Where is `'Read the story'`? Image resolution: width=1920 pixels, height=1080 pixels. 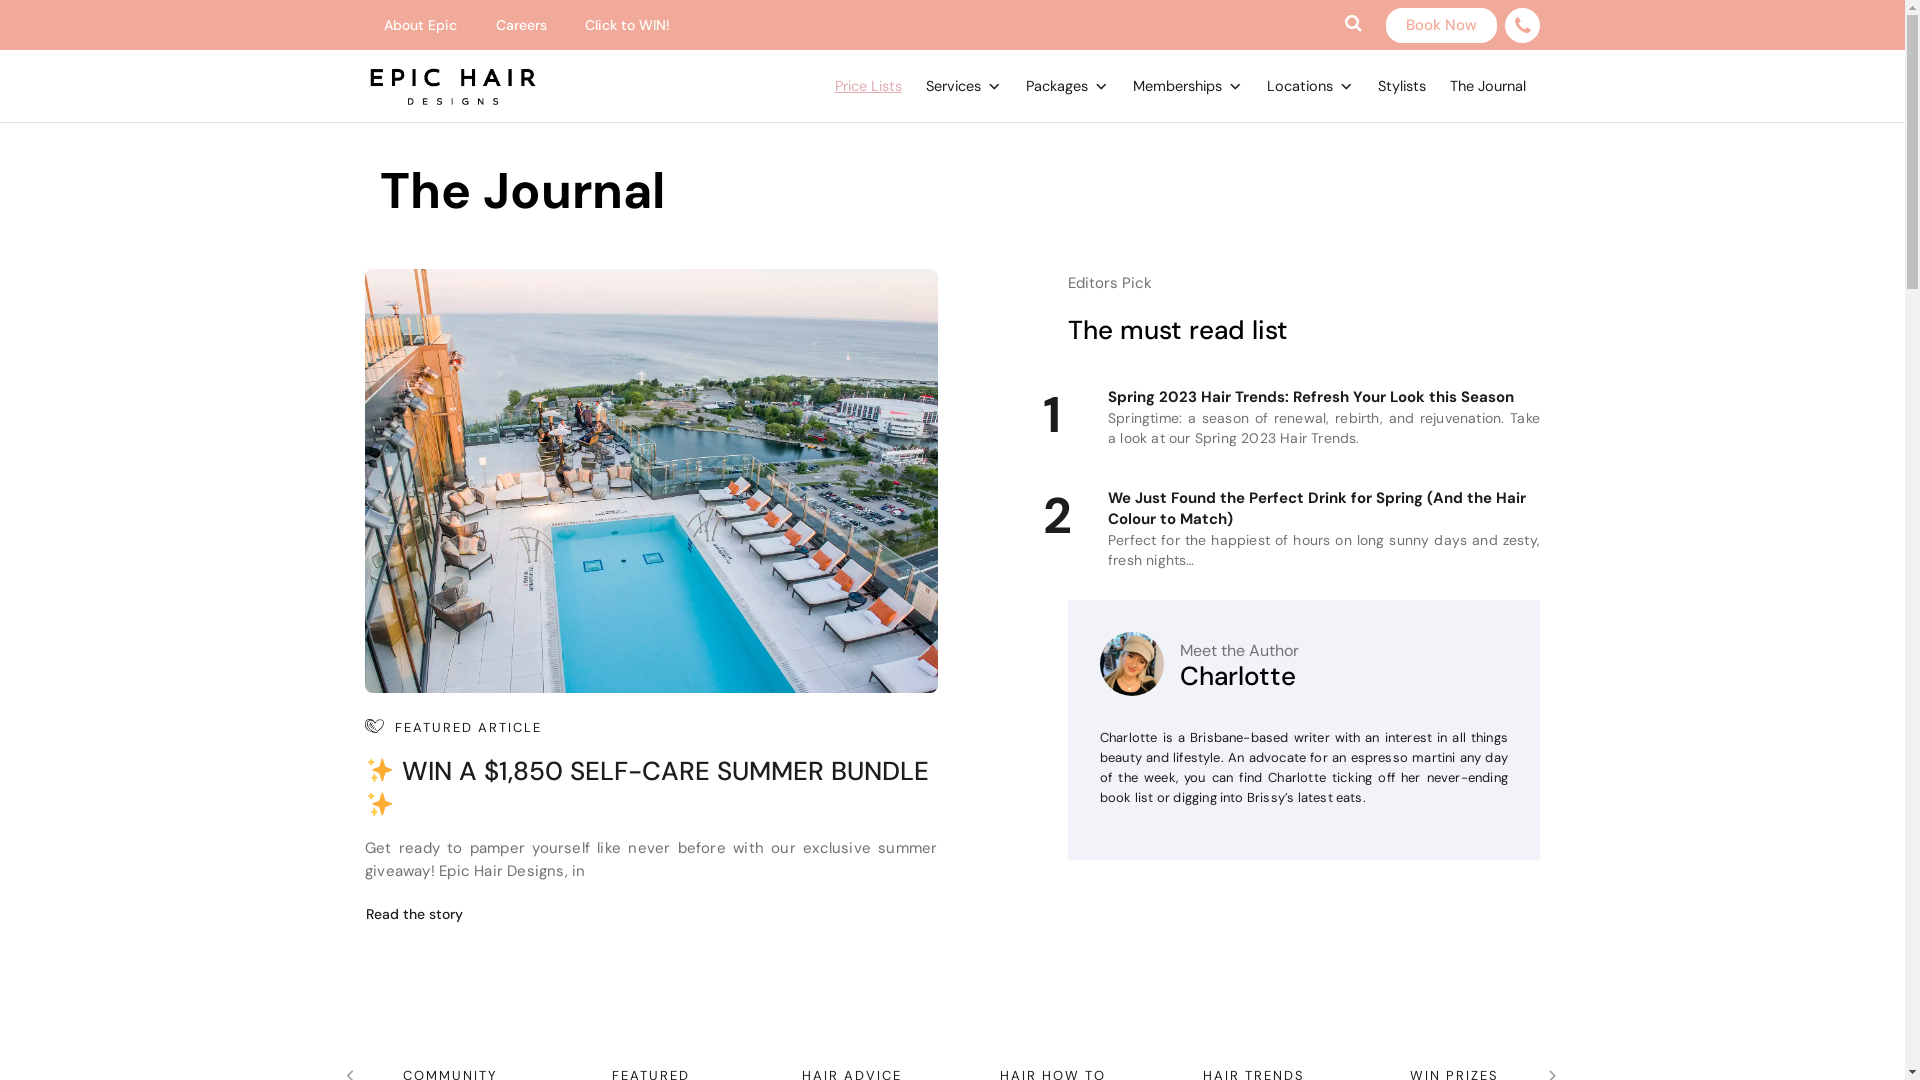
'Read the story' is located at coordinates (413, 911).